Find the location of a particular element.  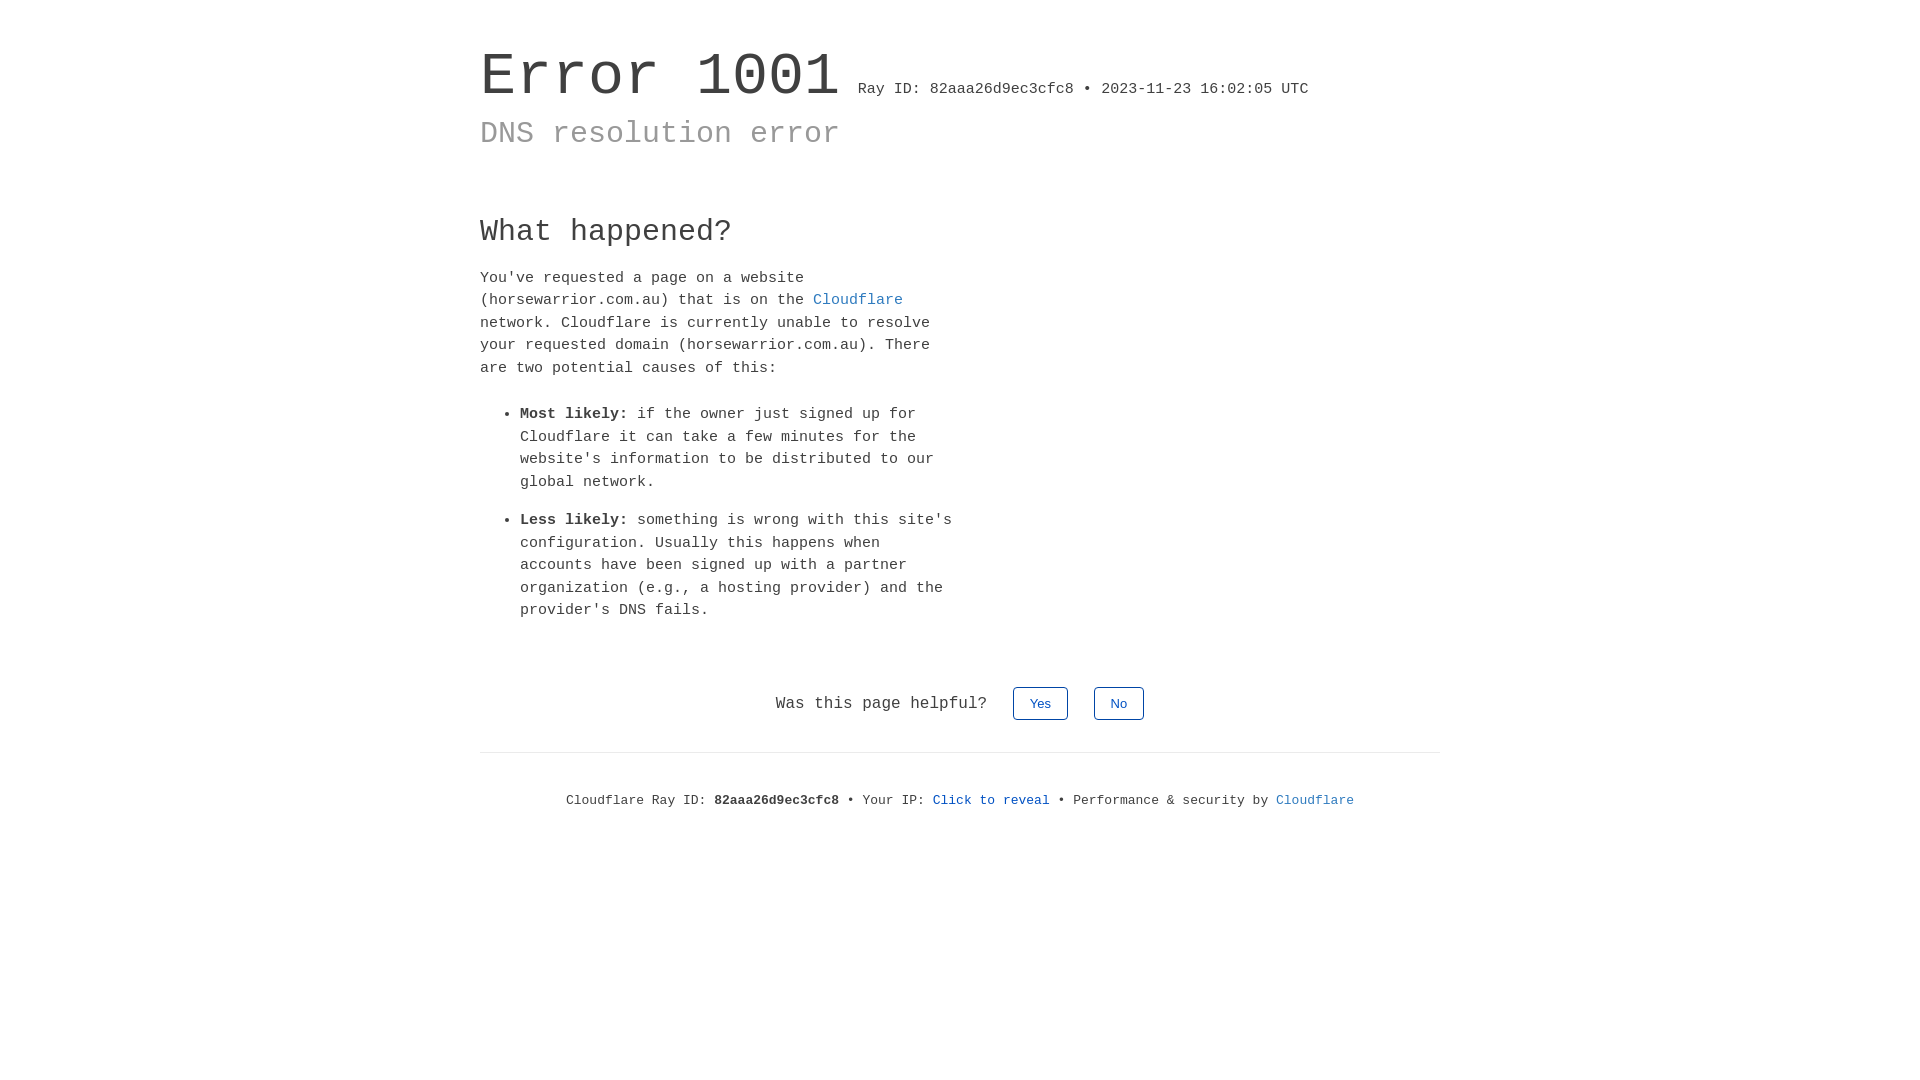

'Yes' is located at coordinates (1040, 701).